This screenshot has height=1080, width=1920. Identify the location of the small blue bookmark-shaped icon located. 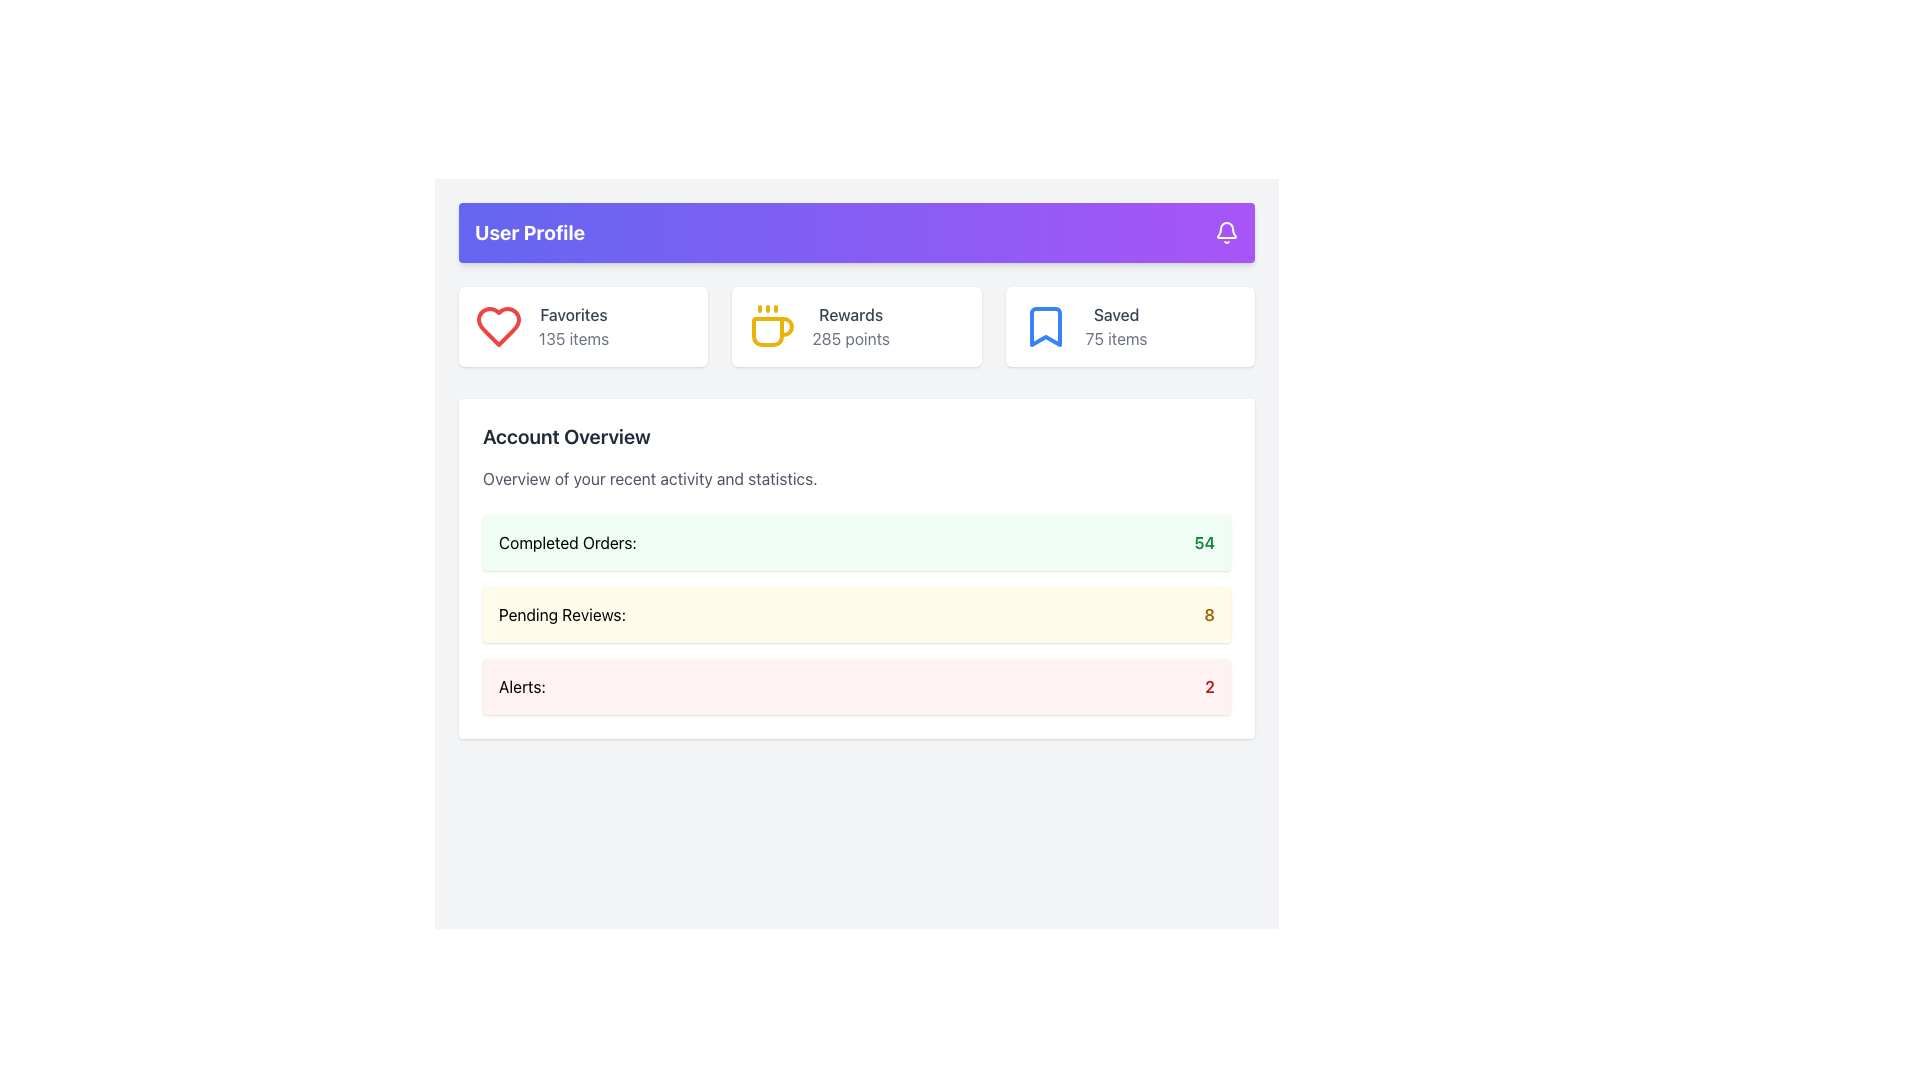
(1044, 326).